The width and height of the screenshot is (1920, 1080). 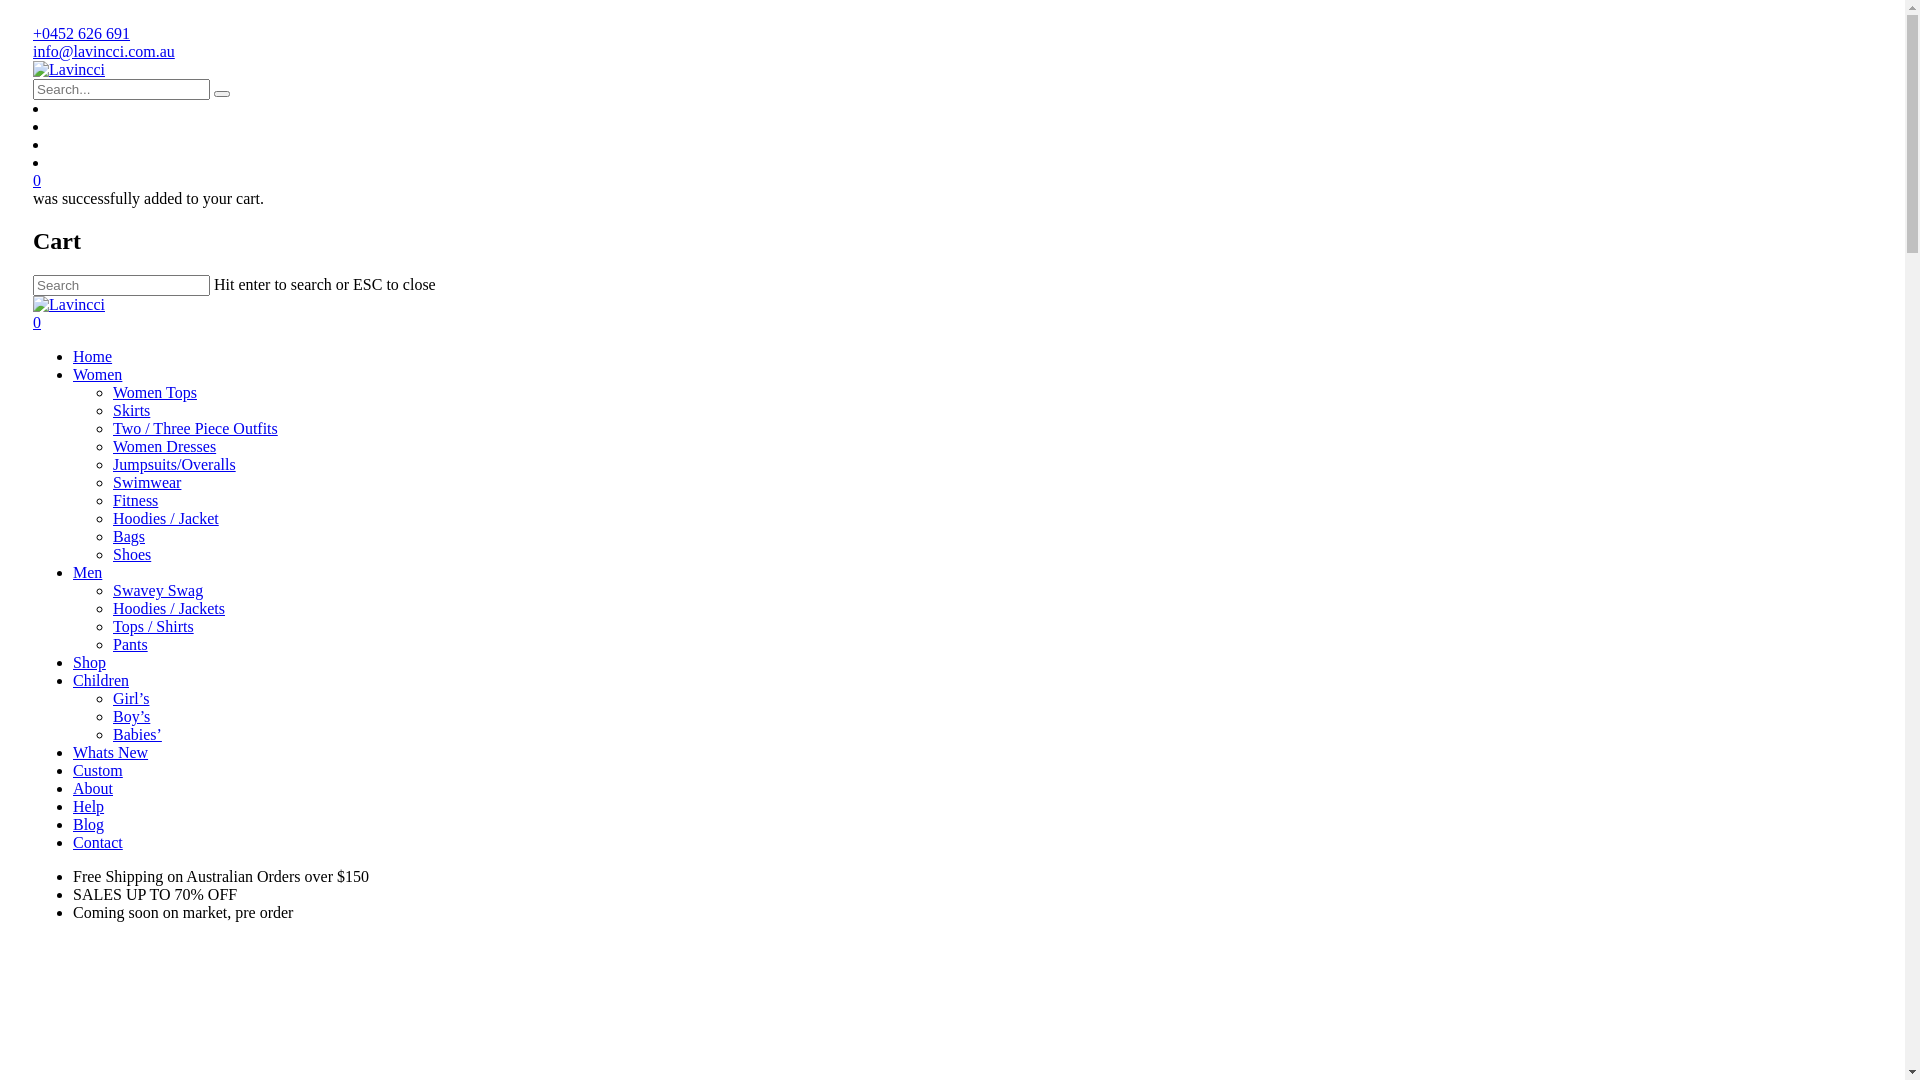 What do you see at coordinates (80, 33) in the screenshot?
I see `'+0452 626 691'` at bounding box center [80, 33].